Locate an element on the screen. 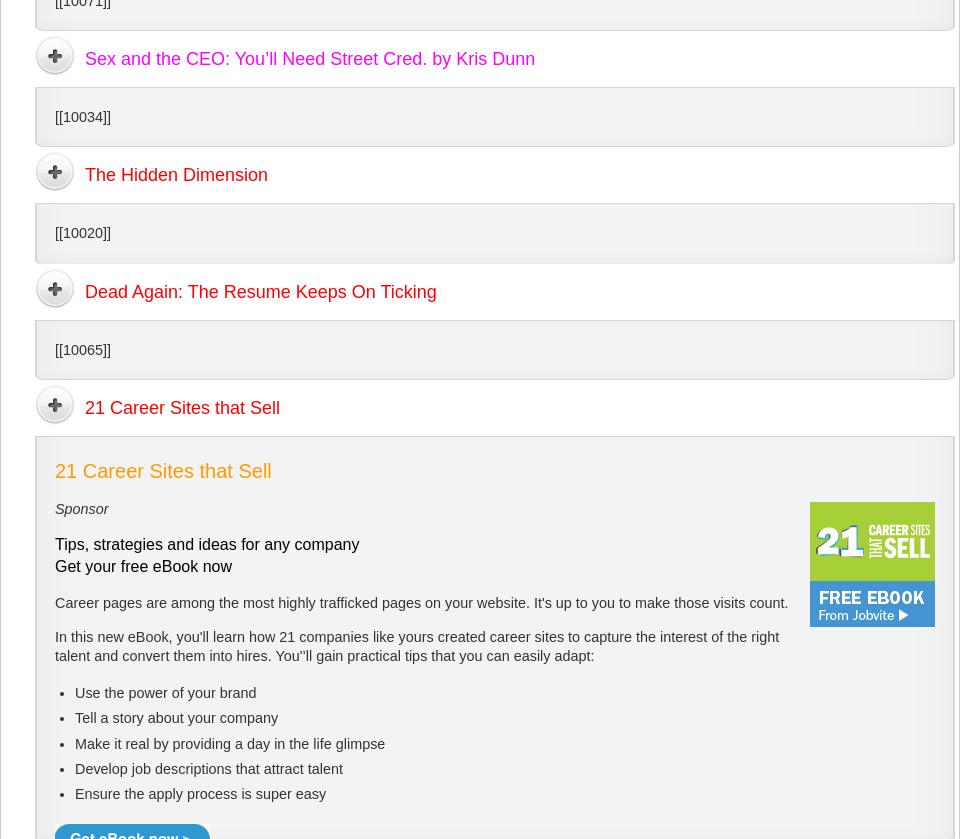  '[[10034]]' is located at coordinates (83, 117).